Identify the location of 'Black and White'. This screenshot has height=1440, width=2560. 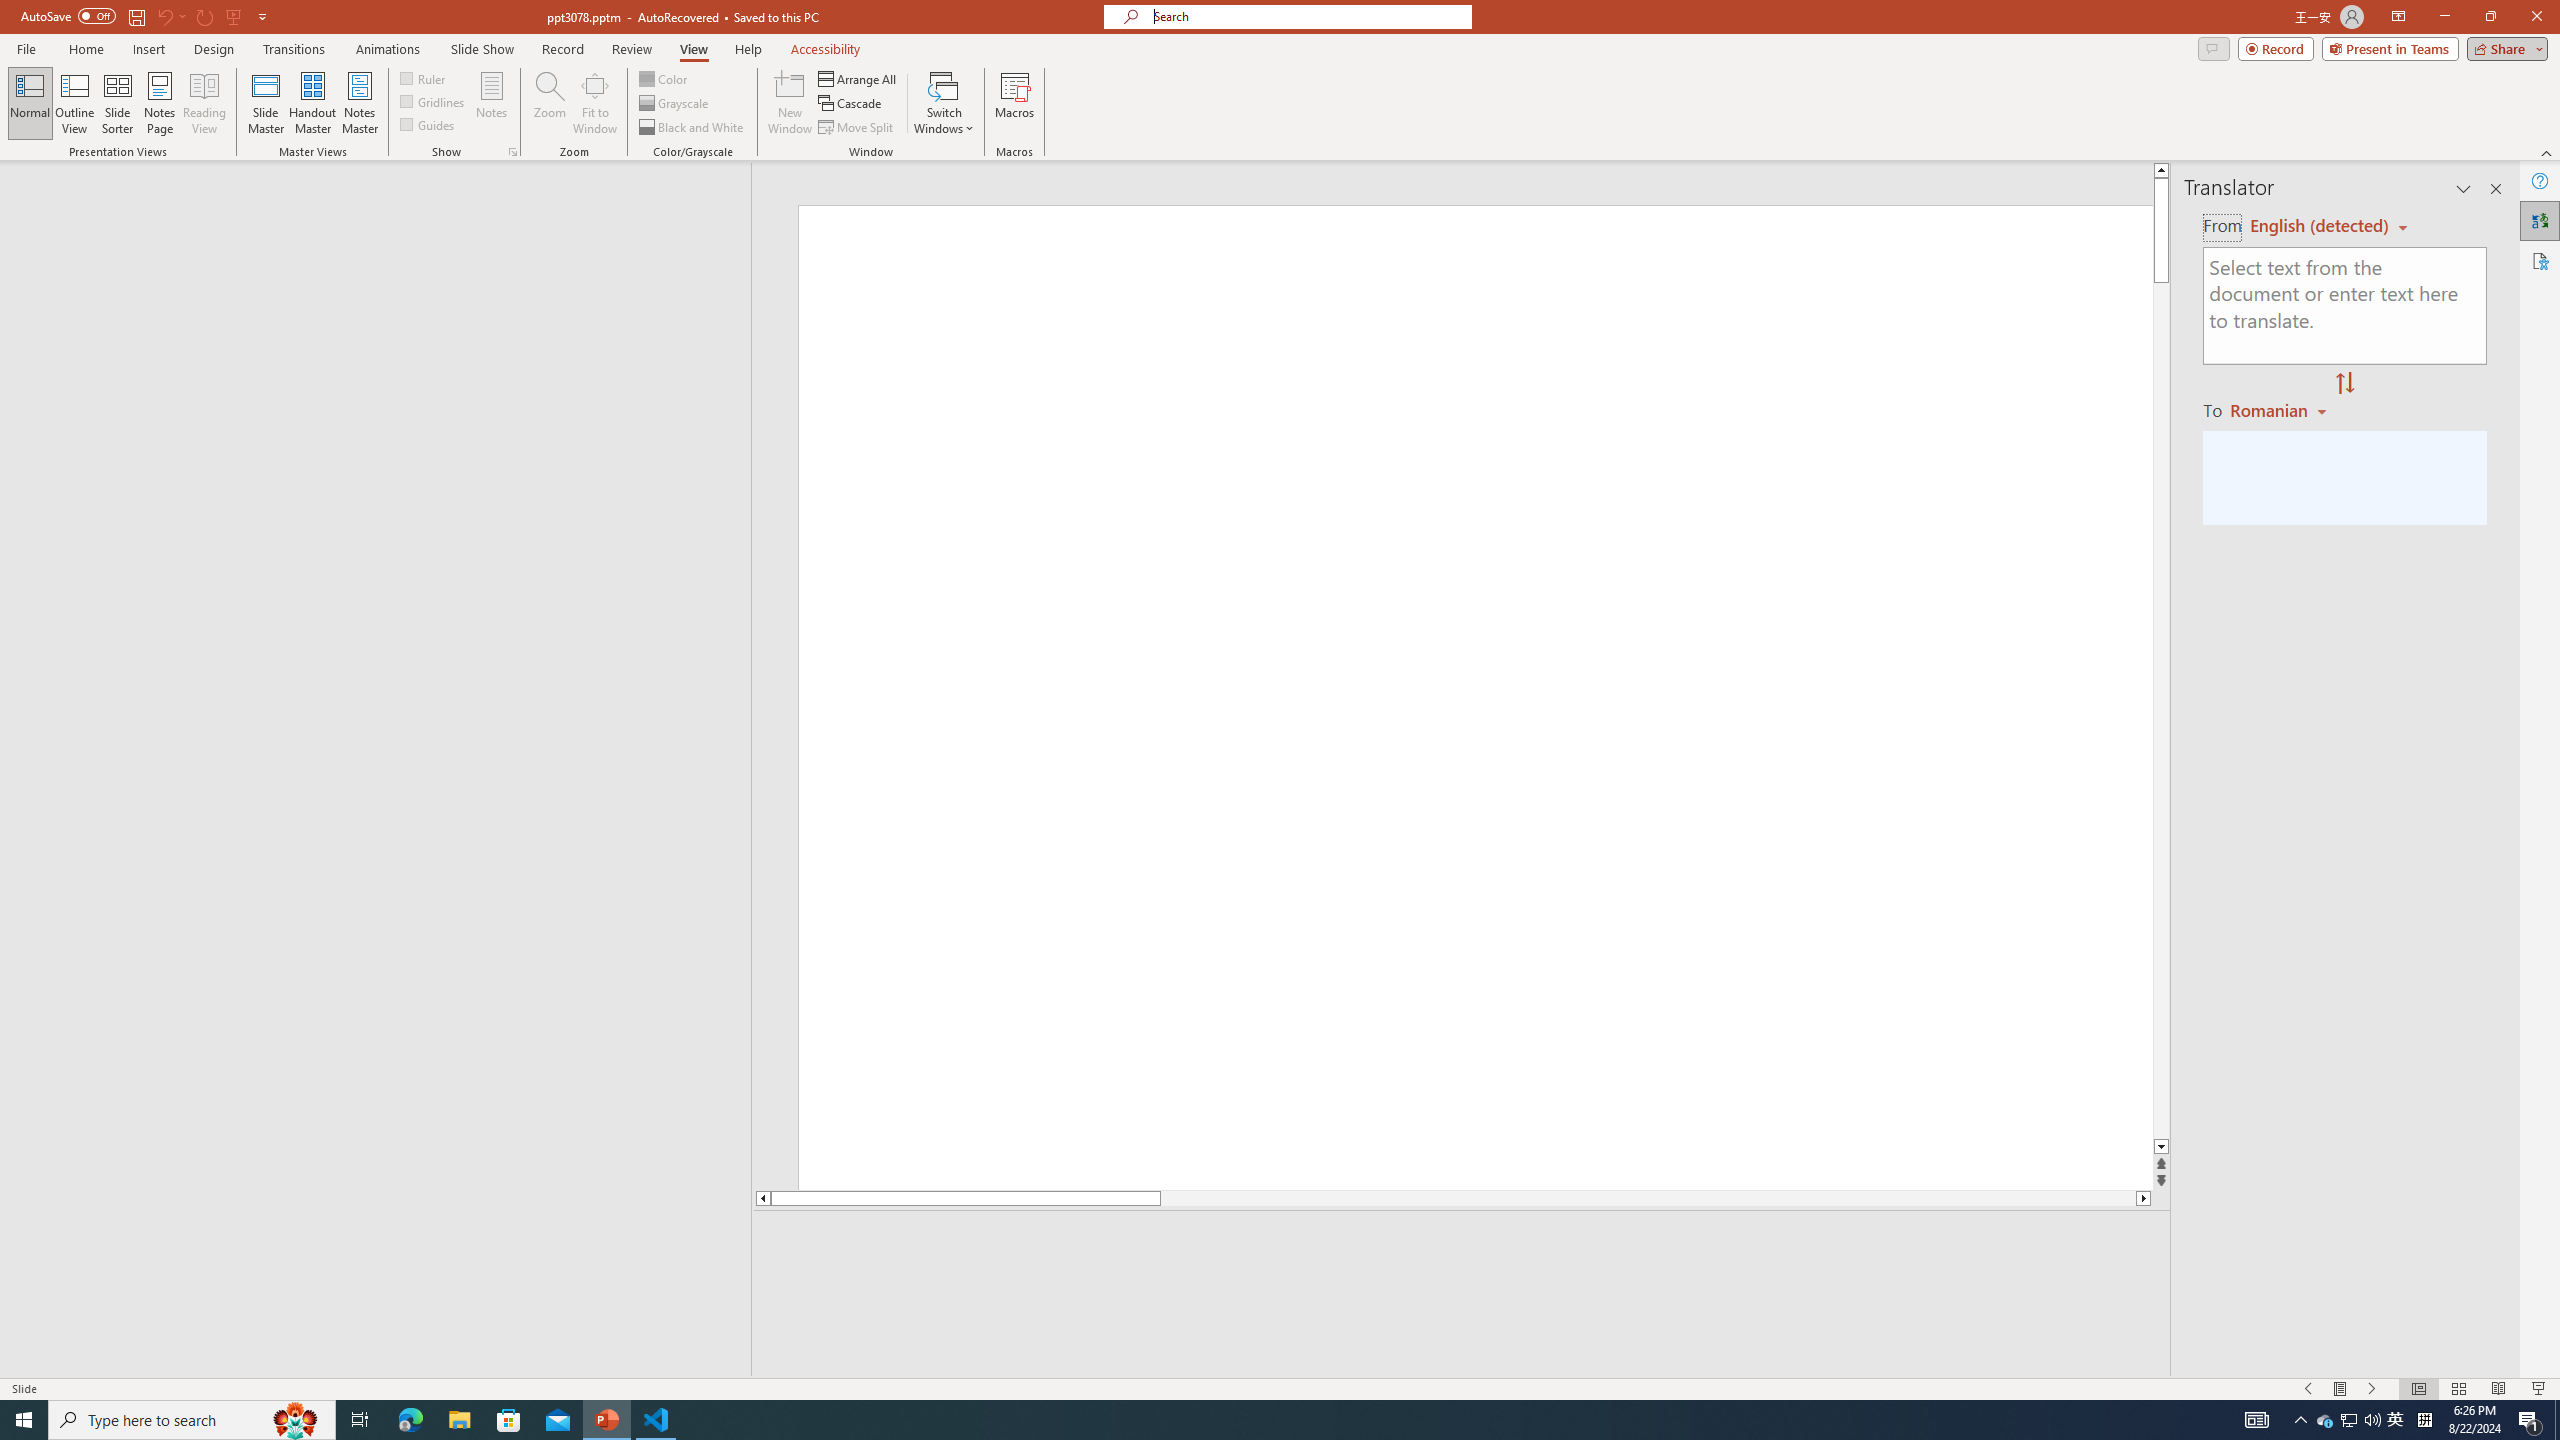
(692, 127).